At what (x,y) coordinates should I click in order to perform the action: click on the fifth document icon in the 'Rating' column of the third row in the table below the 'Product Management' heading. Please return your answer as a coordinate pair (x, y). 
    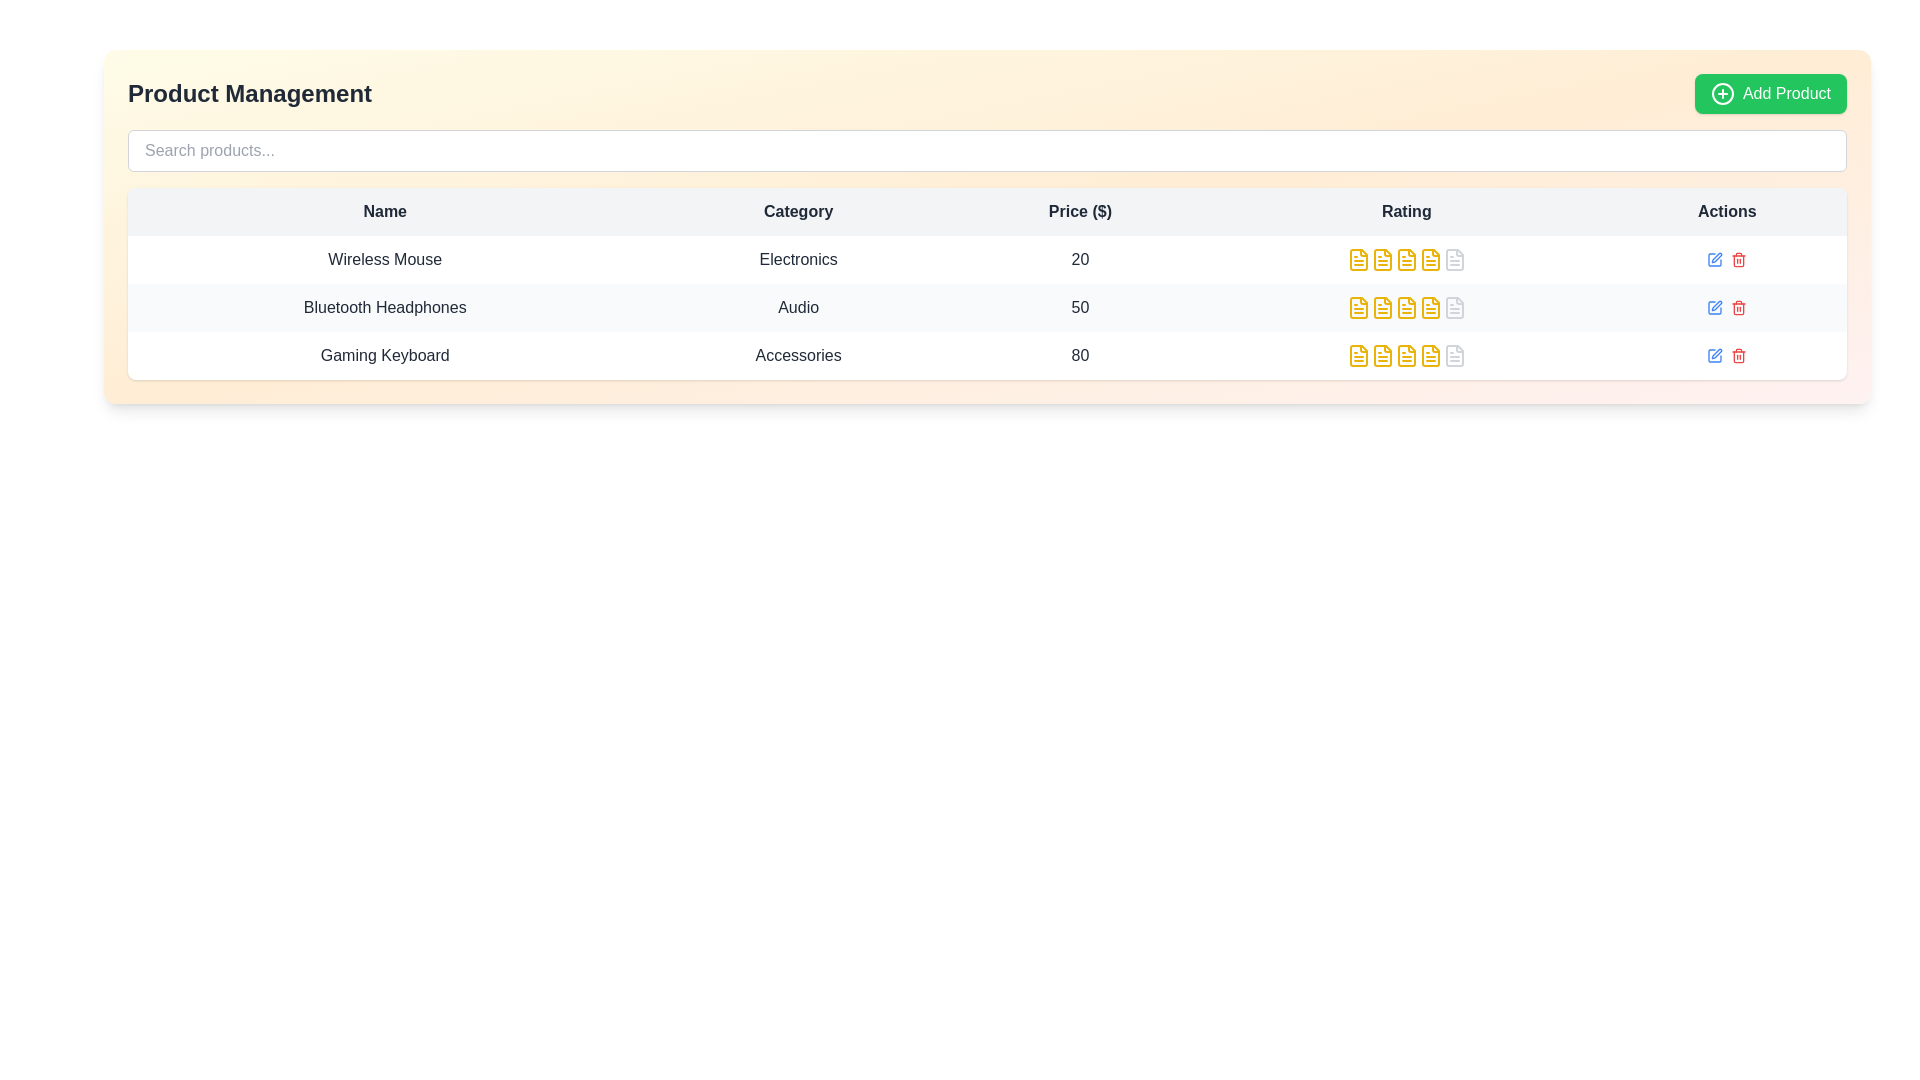
    Looking at the image, I should click on (1429, 354).